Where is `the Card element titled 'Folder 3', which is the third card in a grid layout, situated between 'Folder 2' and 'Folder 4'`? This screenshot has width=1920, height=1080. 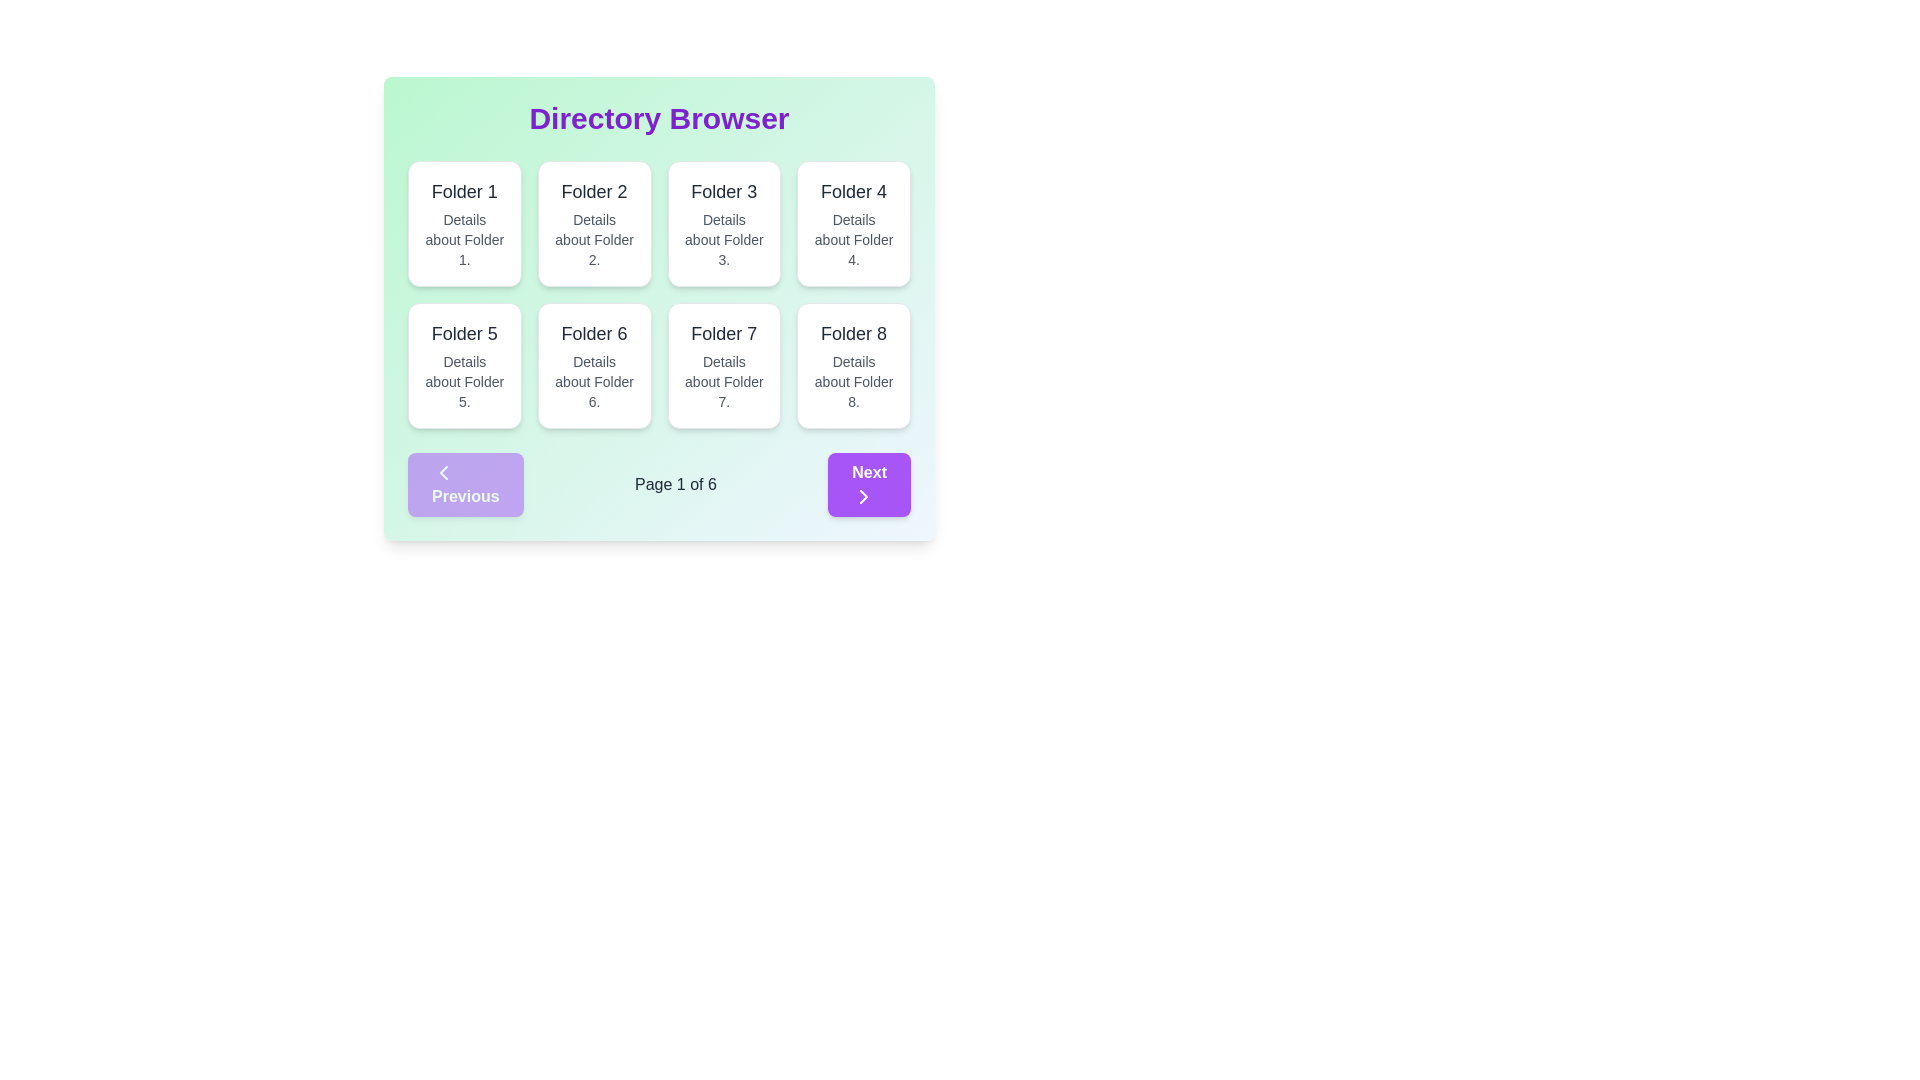 the Card element titled 'Folder 3', which is the third card in a grid layout, situated between 'Folder 2' and 'Folder 4' is located at coordinates (723, 223).